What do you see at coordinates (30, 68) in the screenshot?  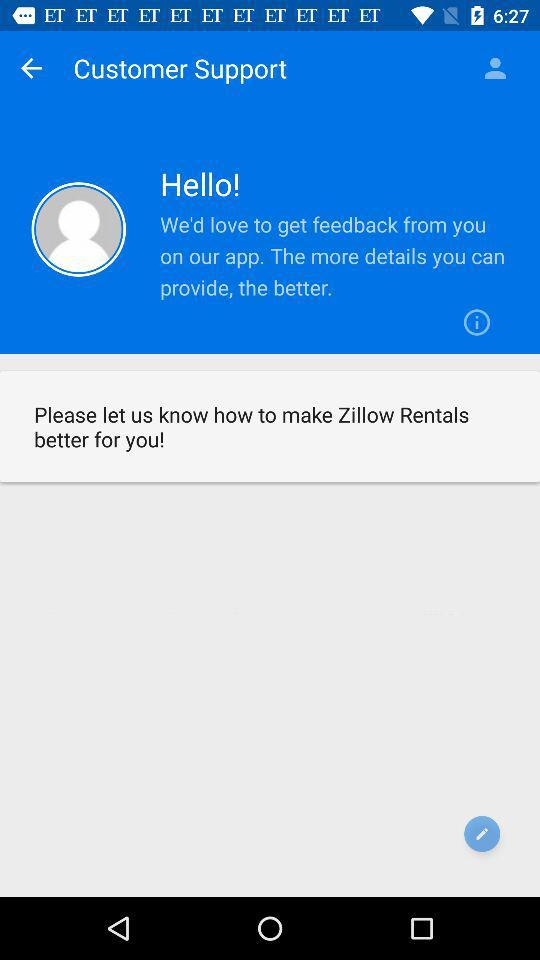 I see `the arrow_backward icon` at bounding box center [30, 68].